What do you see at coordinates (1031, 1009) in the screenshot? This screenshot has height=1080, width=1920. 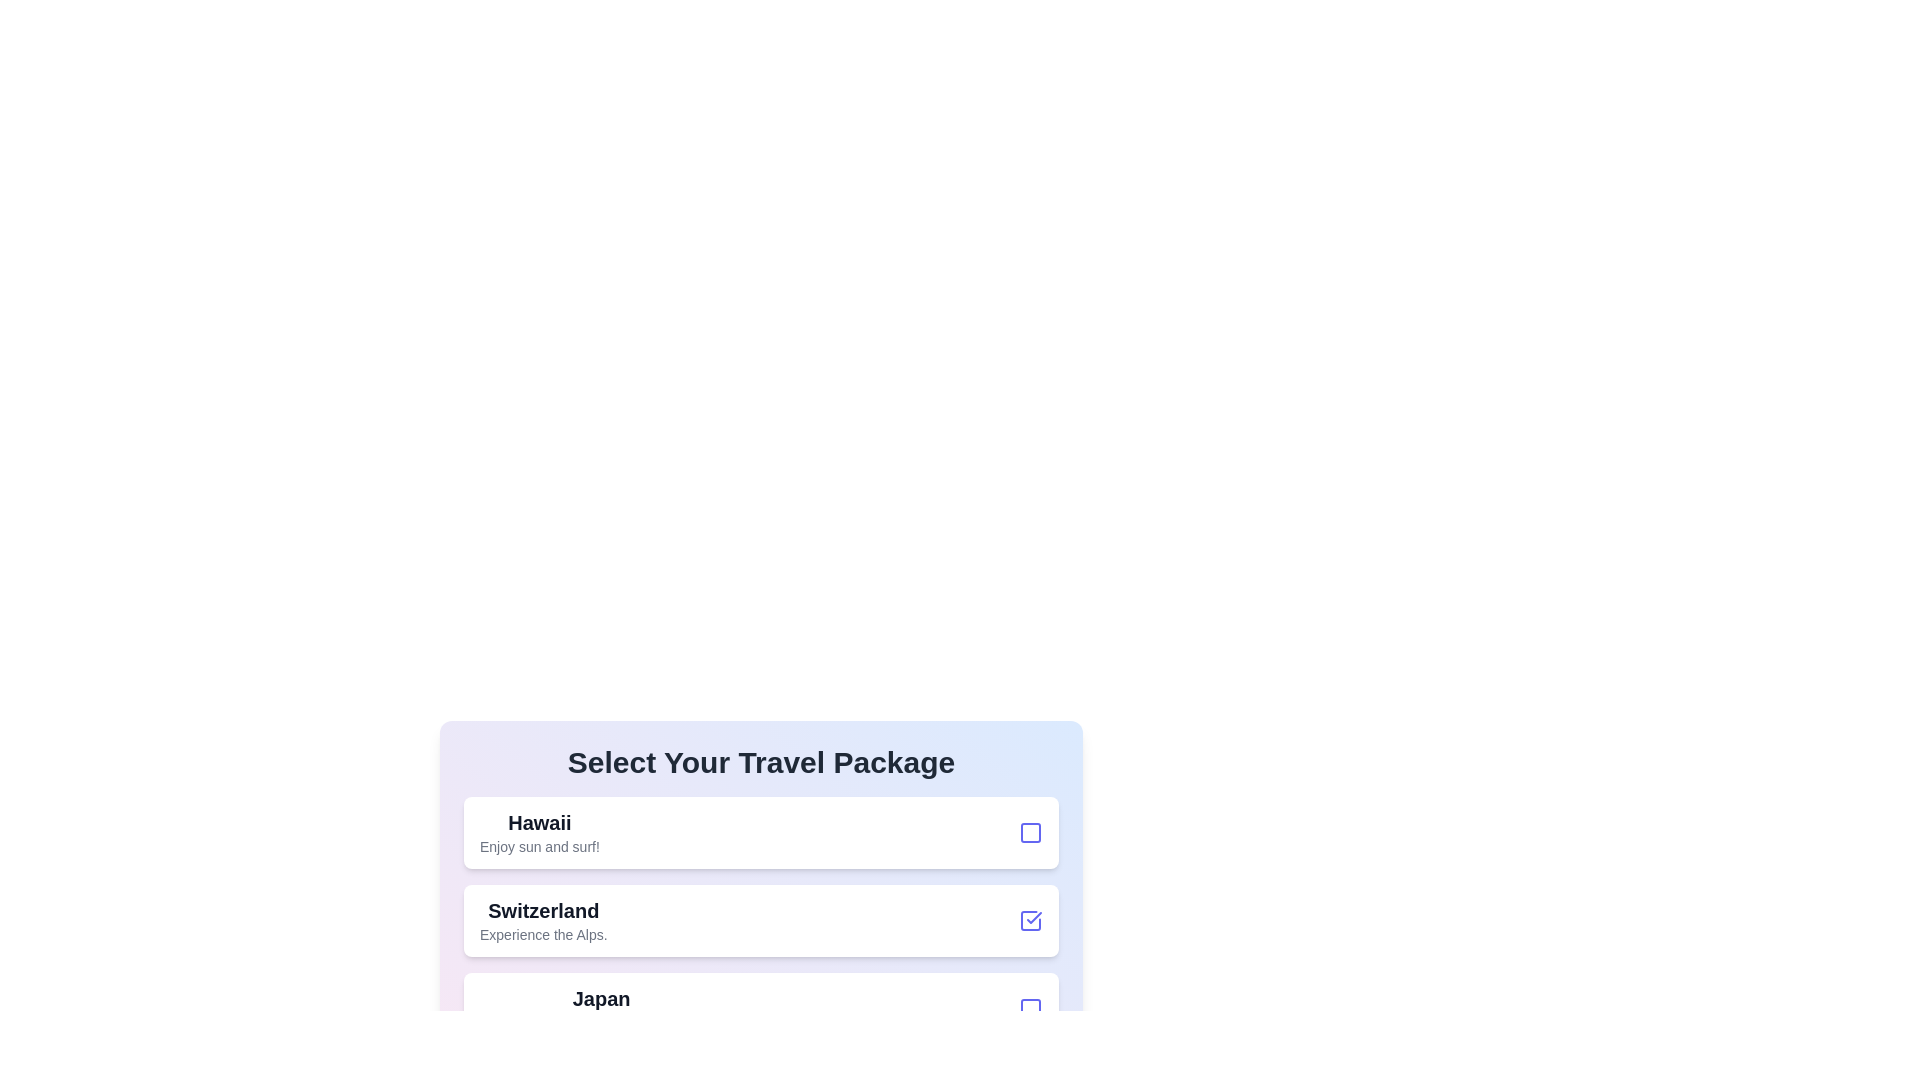 I see `the checkbox for the travel package 'Japan' to select or deselect it` at bounding box center [1031, 1009].